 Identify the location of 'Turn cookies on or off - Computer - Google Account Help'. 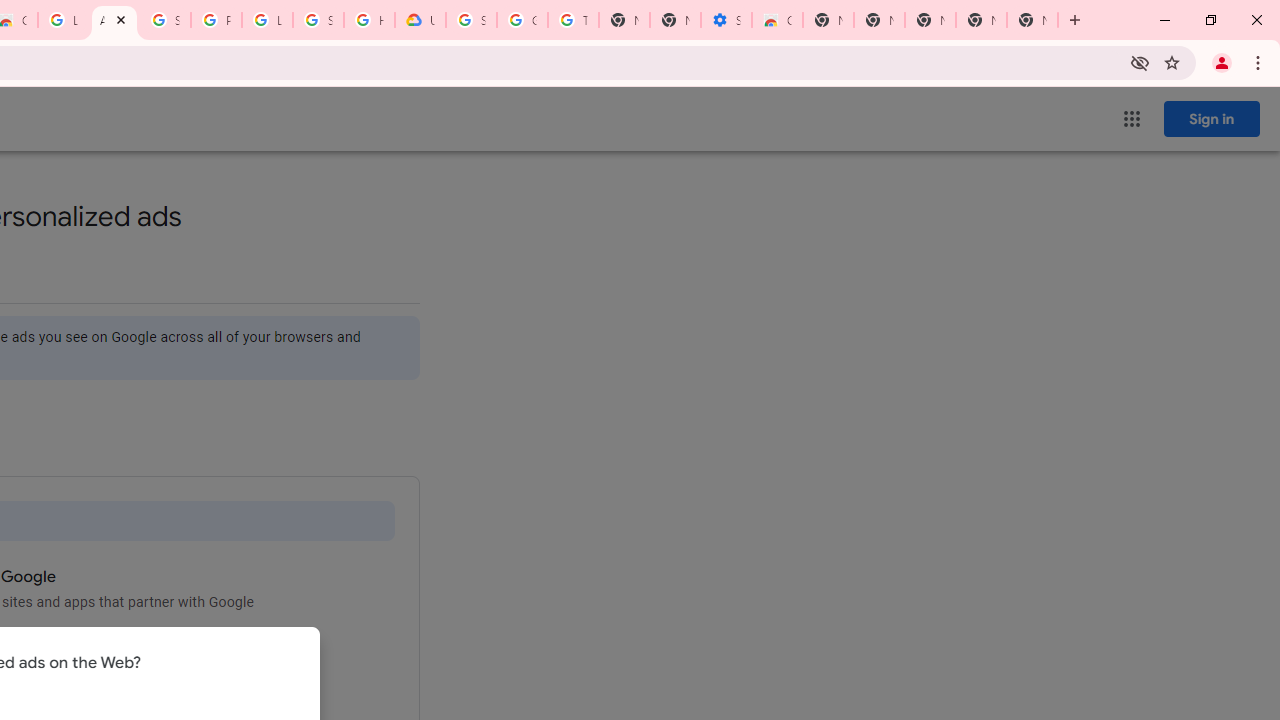
(572, 20).